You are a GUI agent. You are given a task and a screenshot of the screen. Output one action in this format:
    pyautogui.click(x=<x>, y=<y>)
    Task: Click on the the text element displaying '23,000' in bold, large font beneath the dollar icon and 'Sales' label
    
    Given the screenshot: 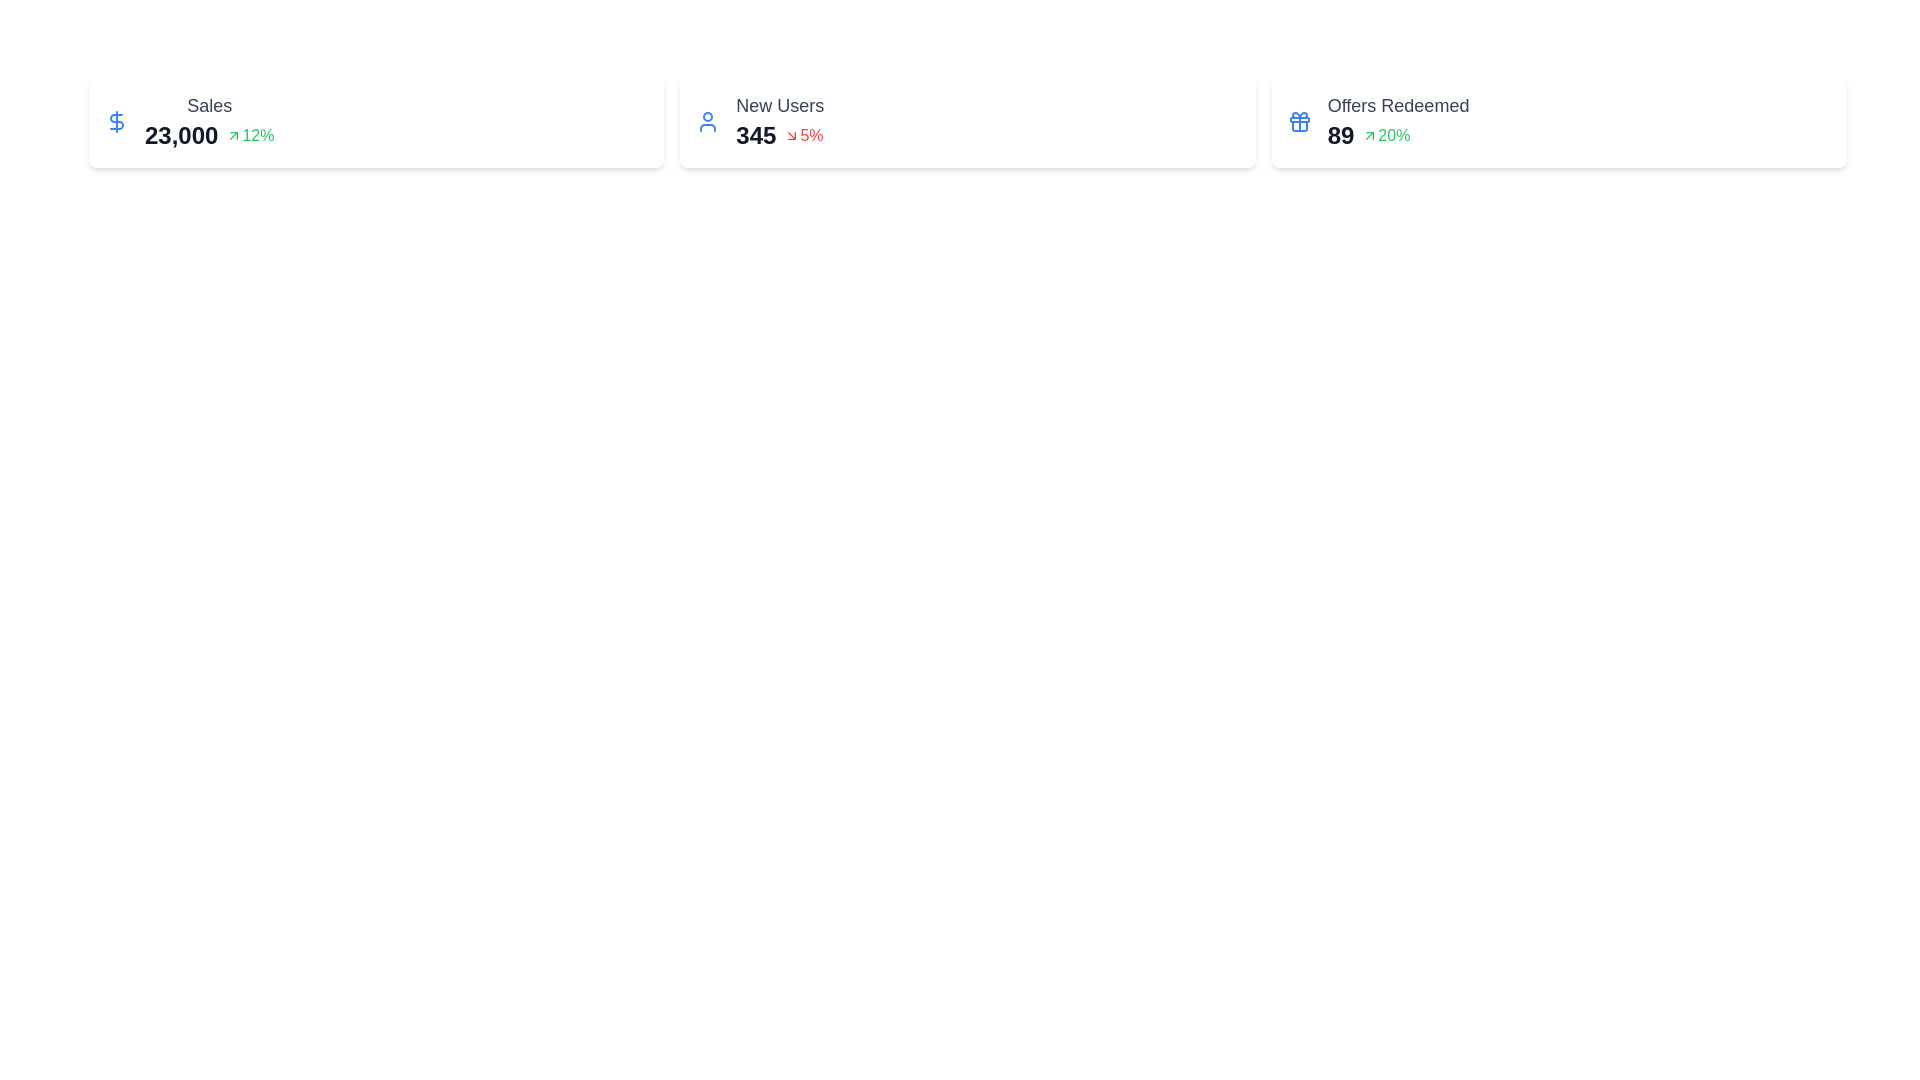 What is the action you would take?
    pyautogui.click(x=181, y=135)
    